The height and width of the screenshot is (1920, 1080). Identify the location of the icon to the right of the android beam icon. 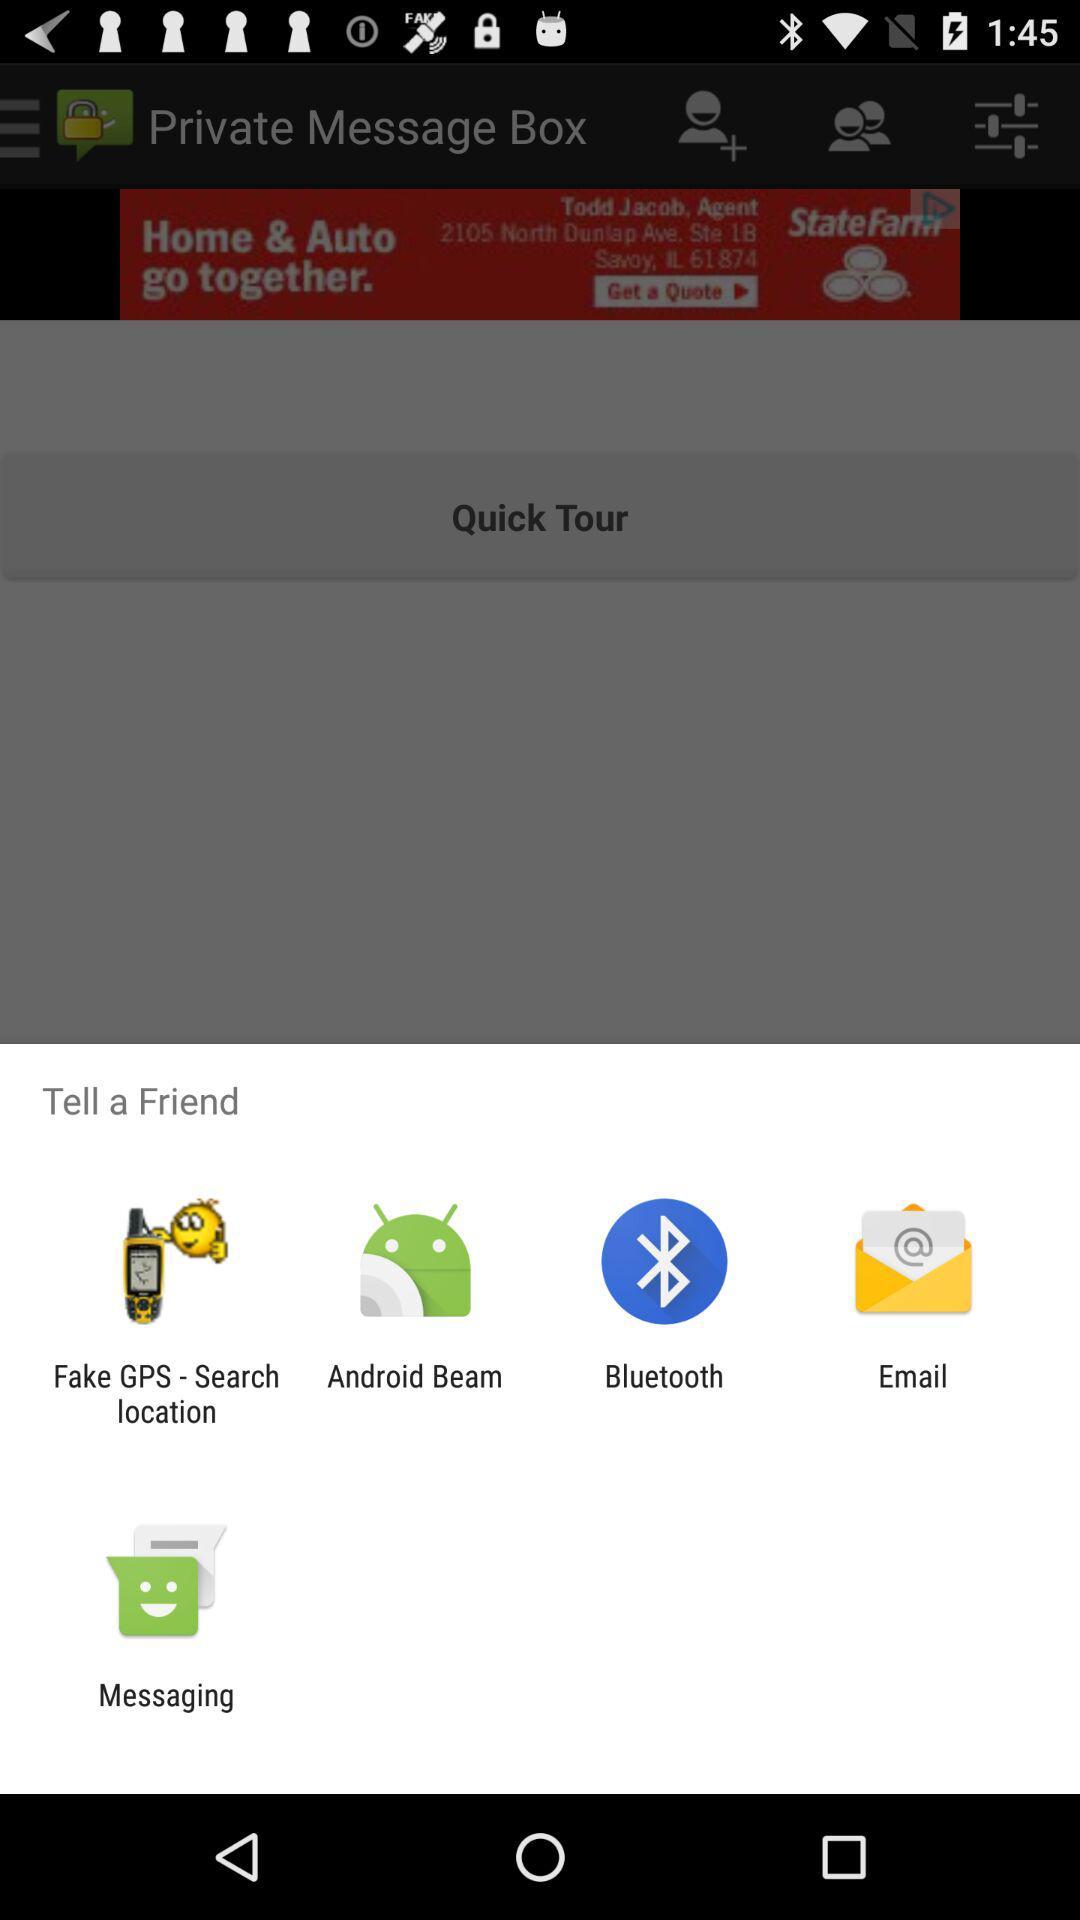
(664, 1392).